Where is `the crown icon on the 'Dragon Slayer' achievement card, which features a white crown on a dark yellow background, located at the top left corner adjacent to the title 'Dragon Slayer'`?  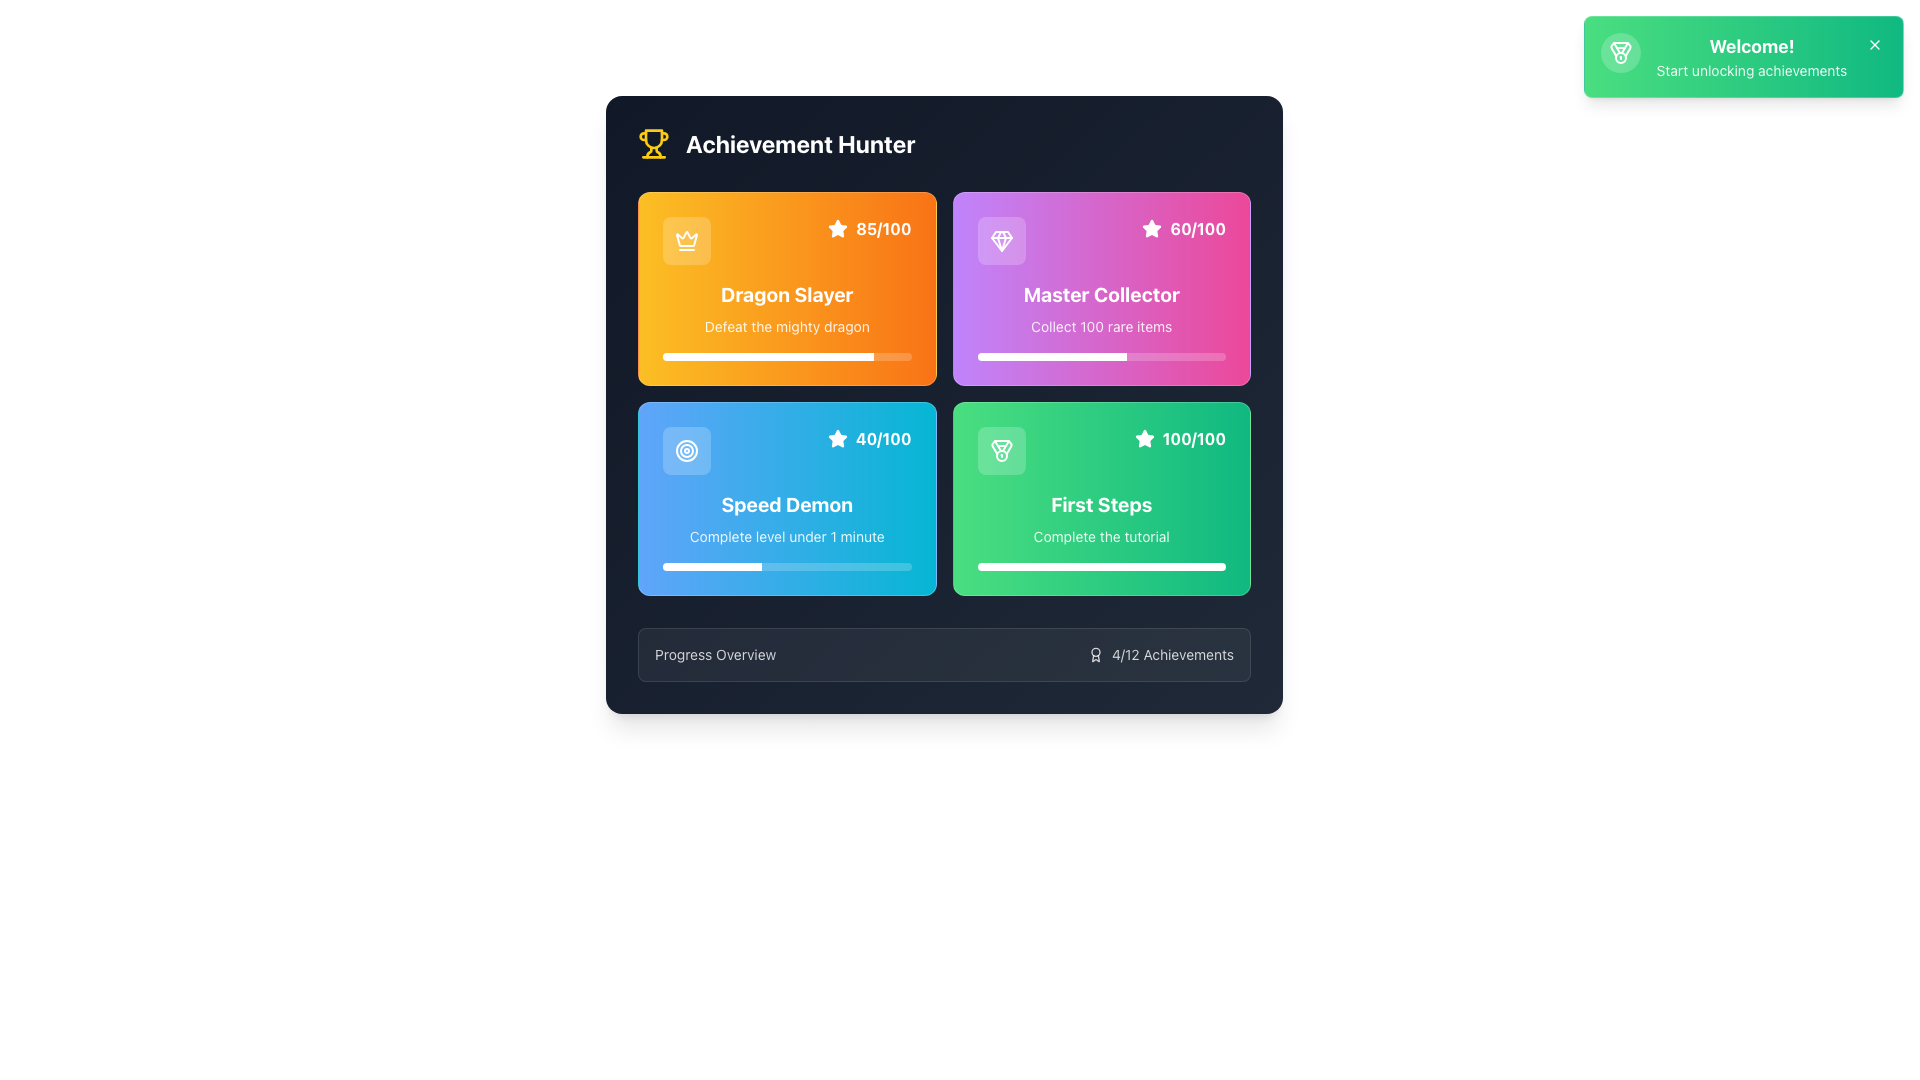
the crown icon on the 'Dragon Slayer' achievement card, which features a white crown on a dark yellow background, located at the top left corner adjacent to the title 'Dragon Slayer' is located at coordinates (686, 239).